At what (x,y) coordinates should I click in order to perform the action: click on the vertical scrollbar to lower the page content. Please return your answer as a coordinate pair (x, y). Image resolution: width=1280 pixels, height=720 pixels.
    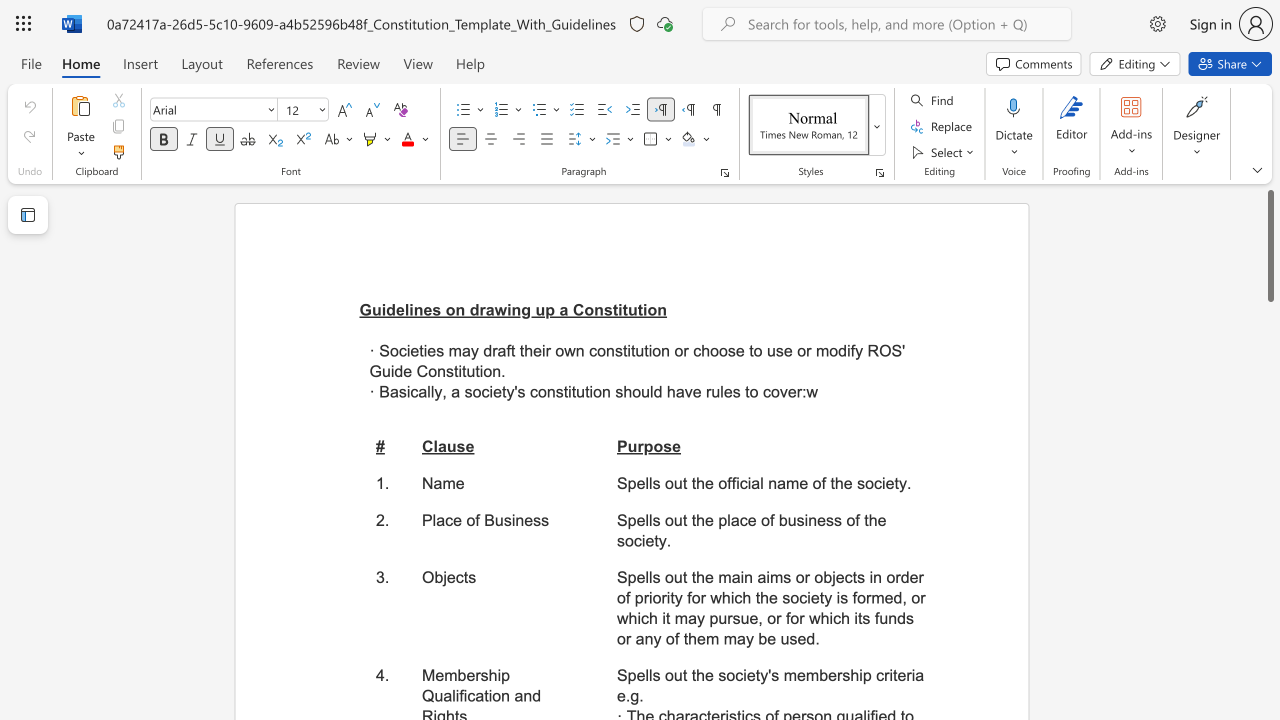
    Looking at the image, I should click on (1269, 450).